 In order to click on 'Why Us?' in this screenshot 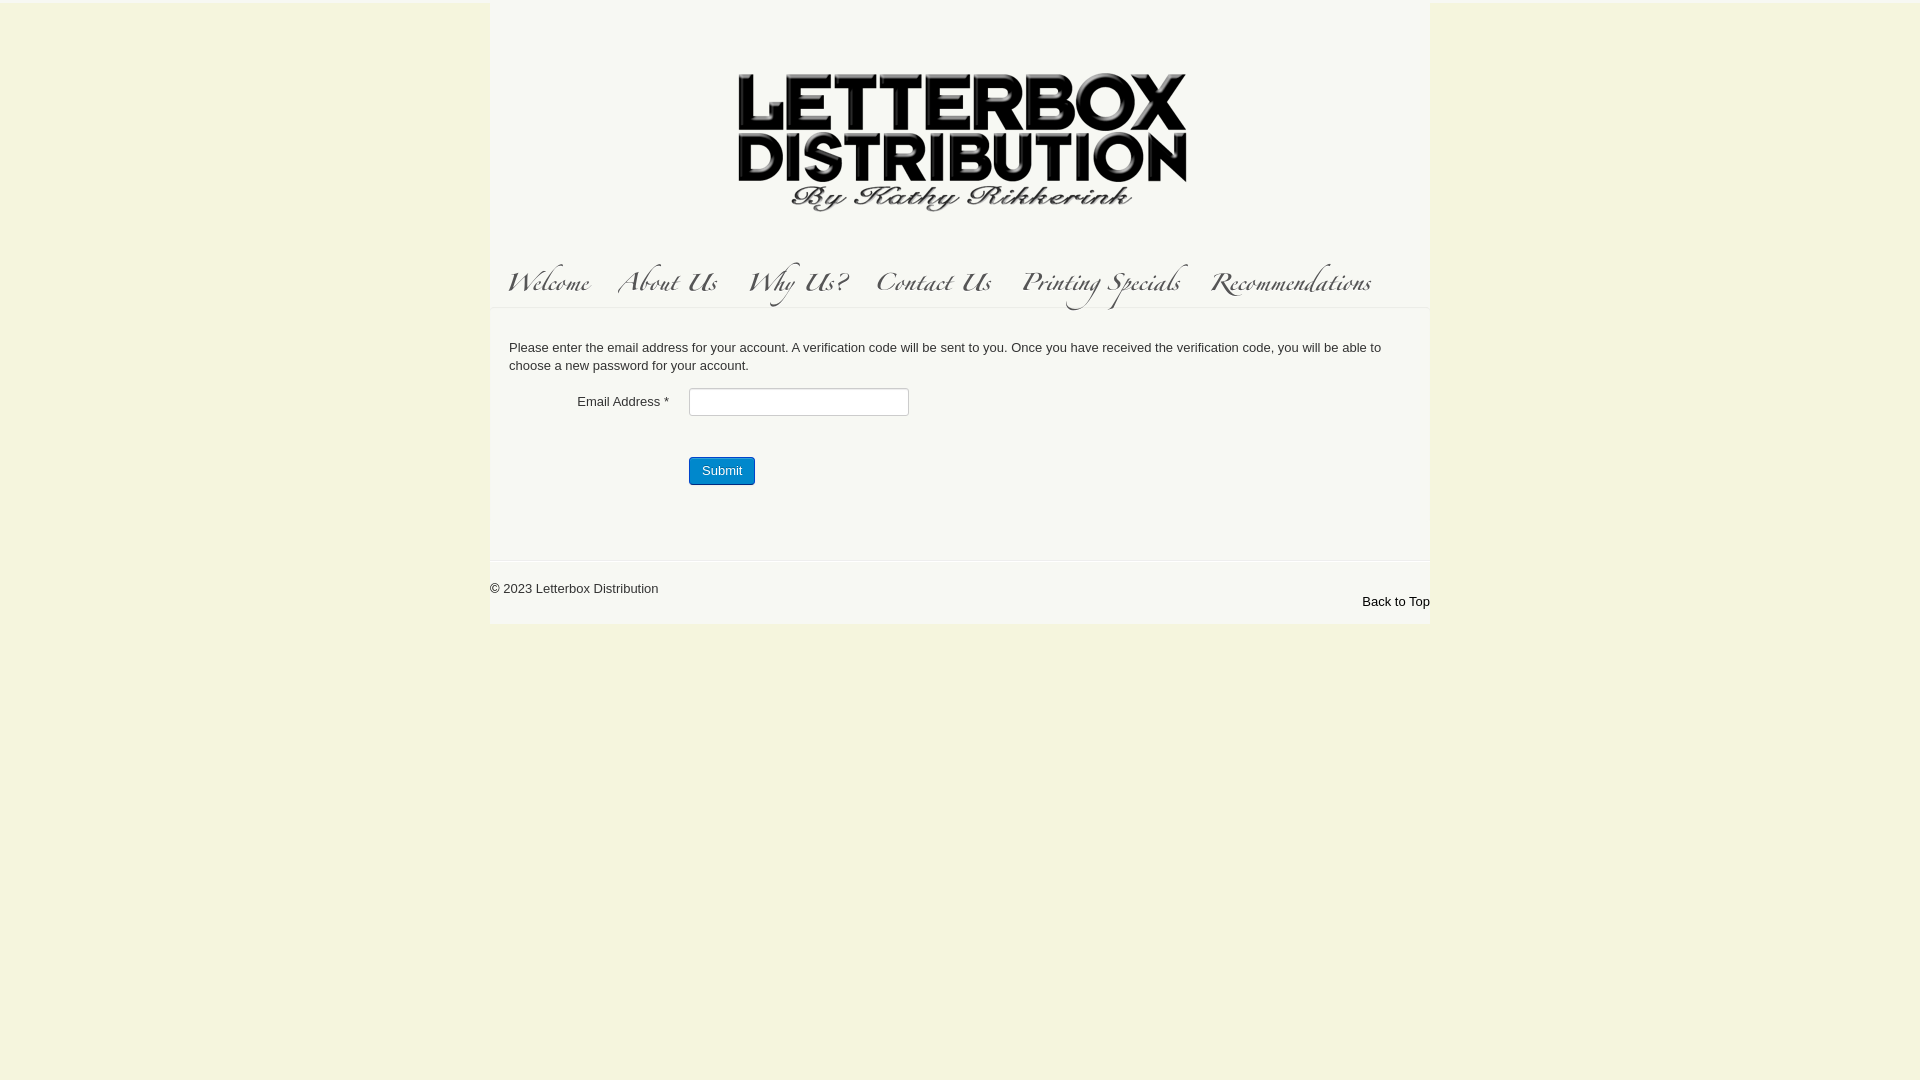, I will do `click(729, 286)`.